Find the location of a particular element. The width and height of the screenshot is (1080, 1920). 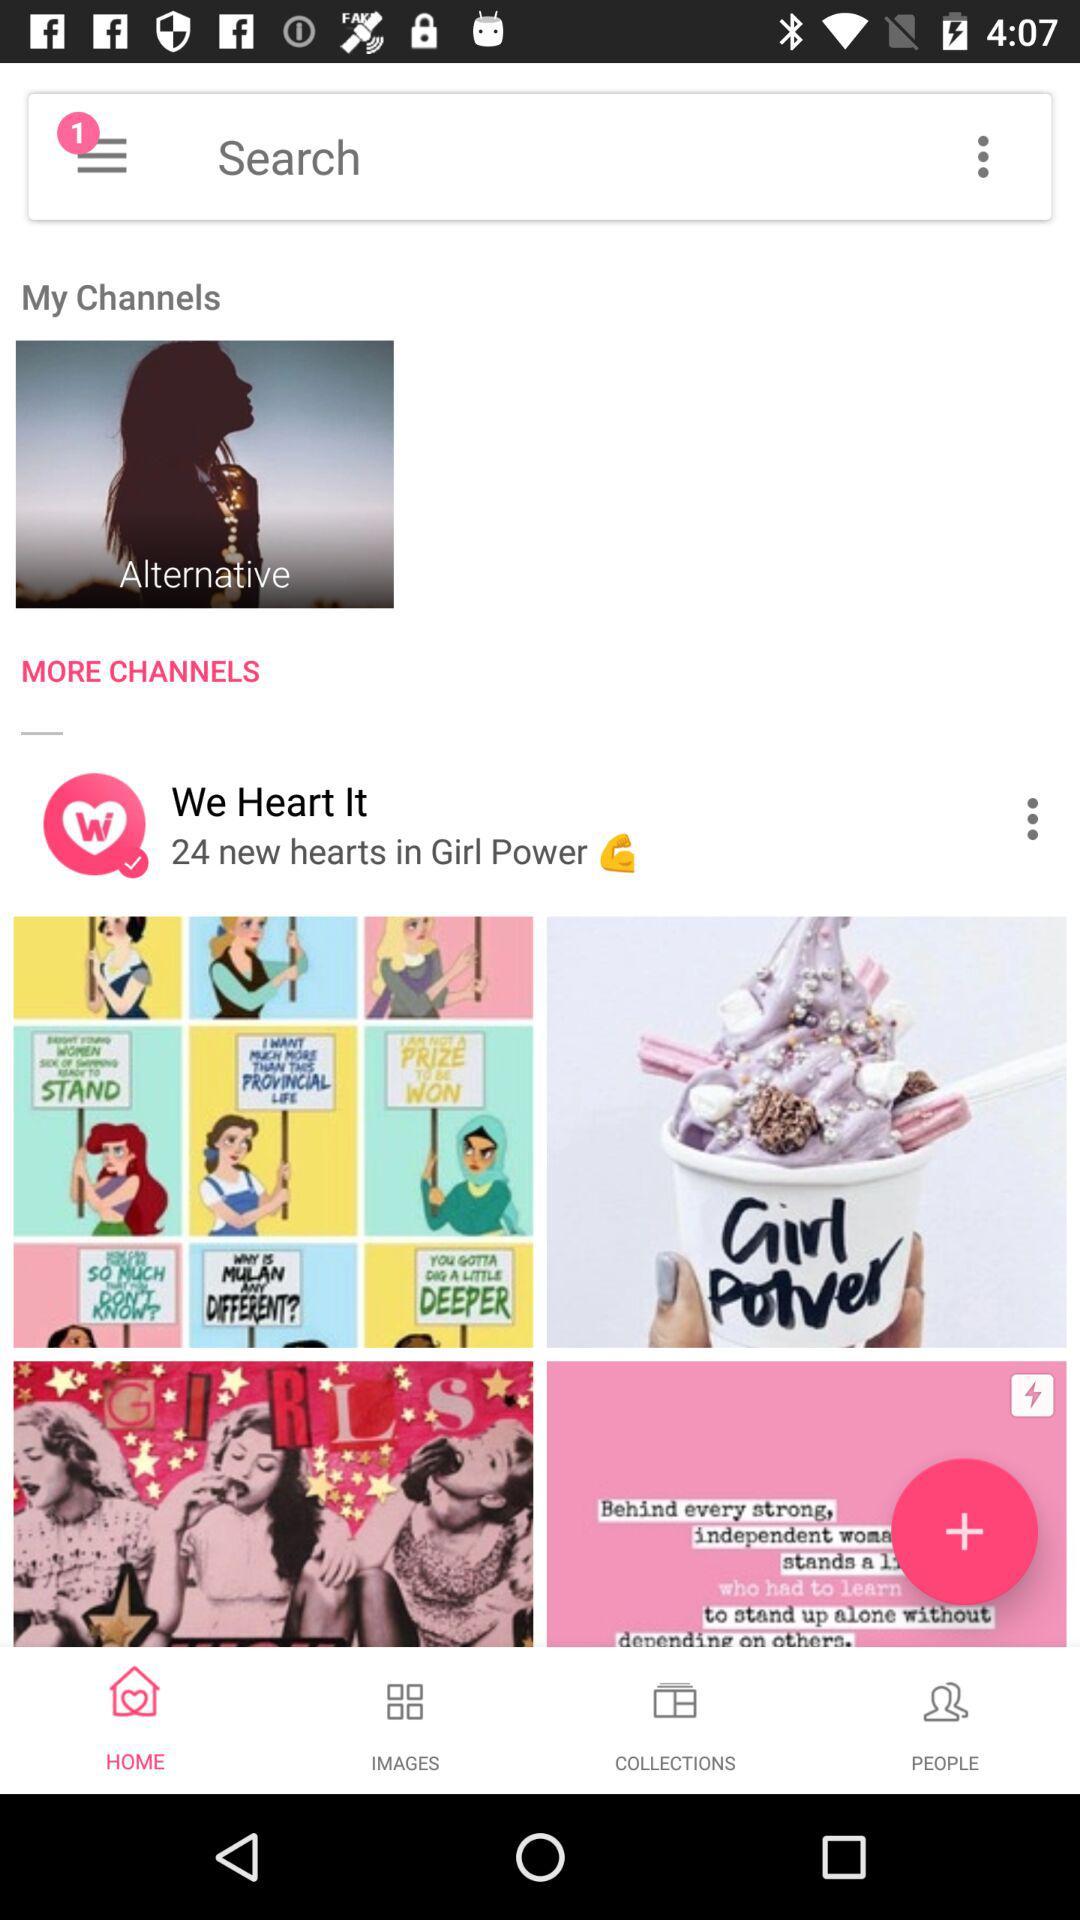

more option is located at coordinates (101, 155).